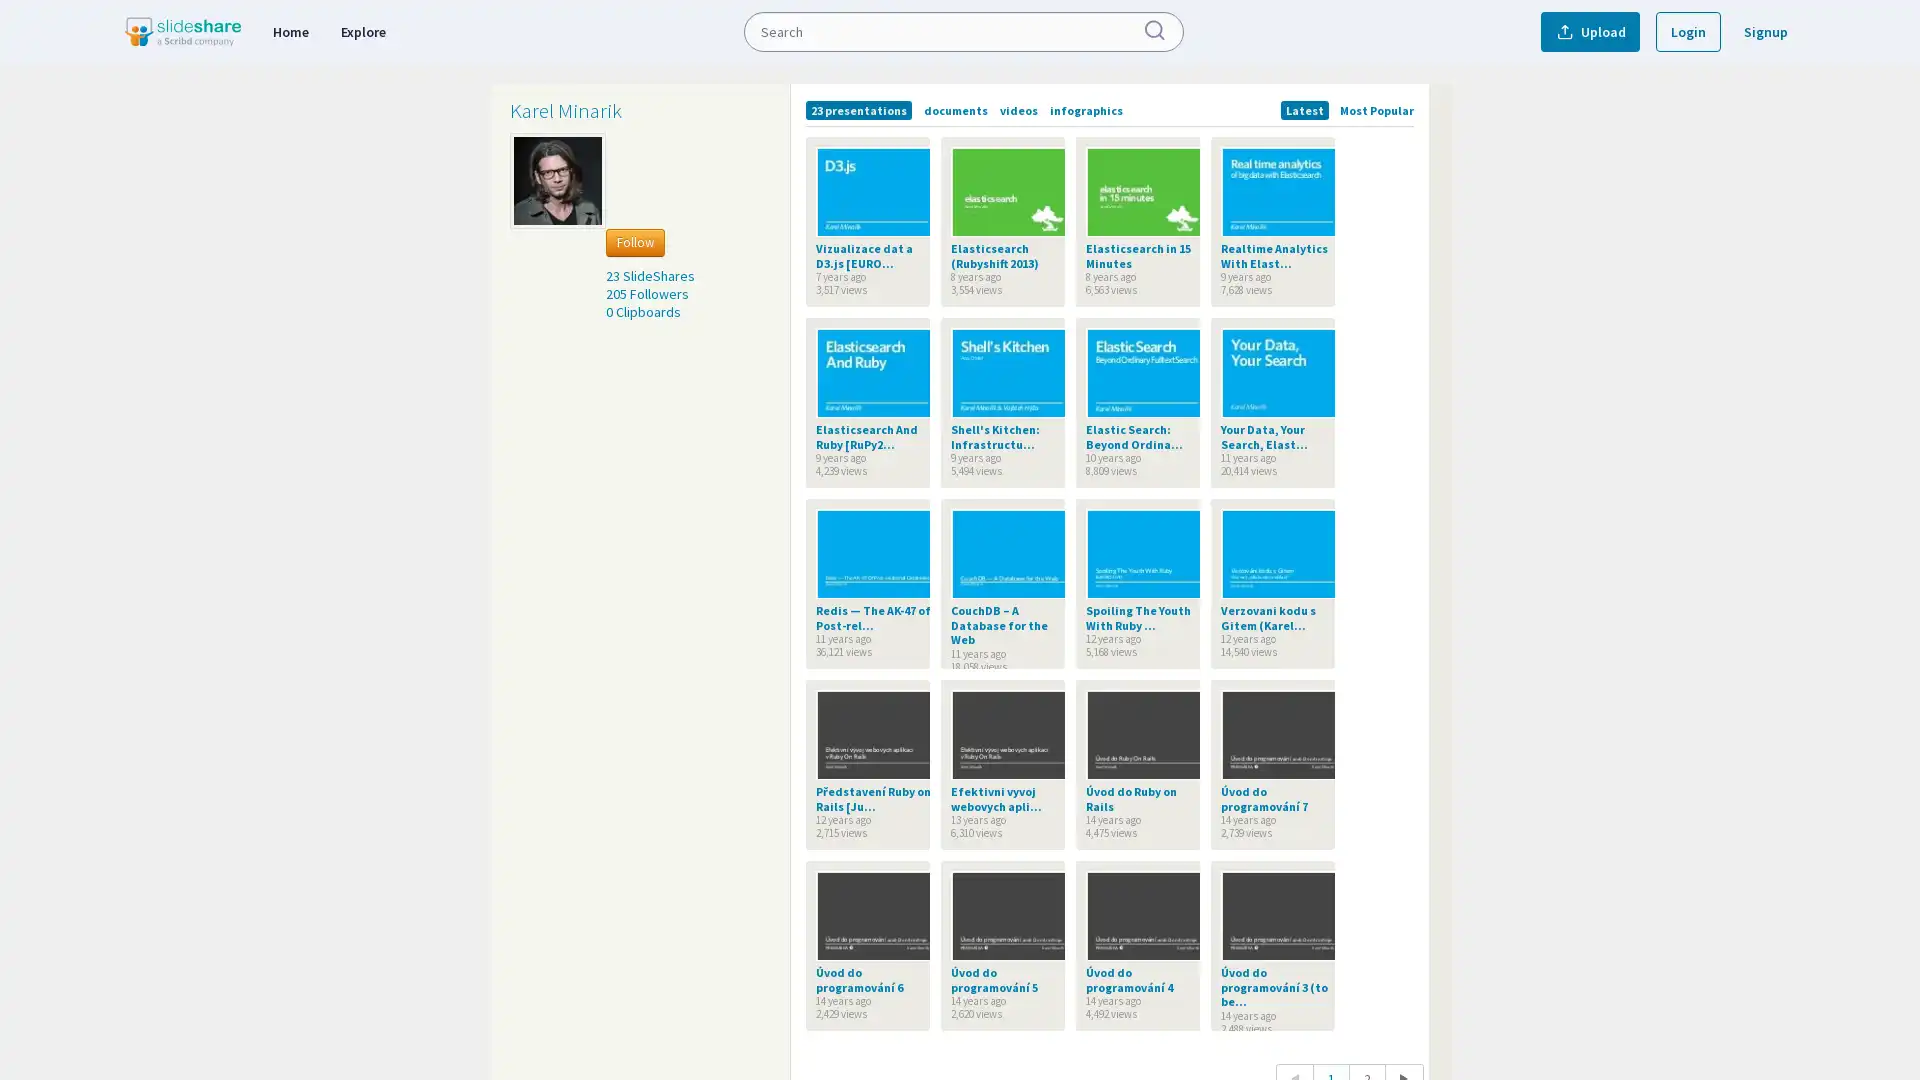  Describe the element at coordinates (1152, 30) in the screenshot. I see `Submit Search` at that location.